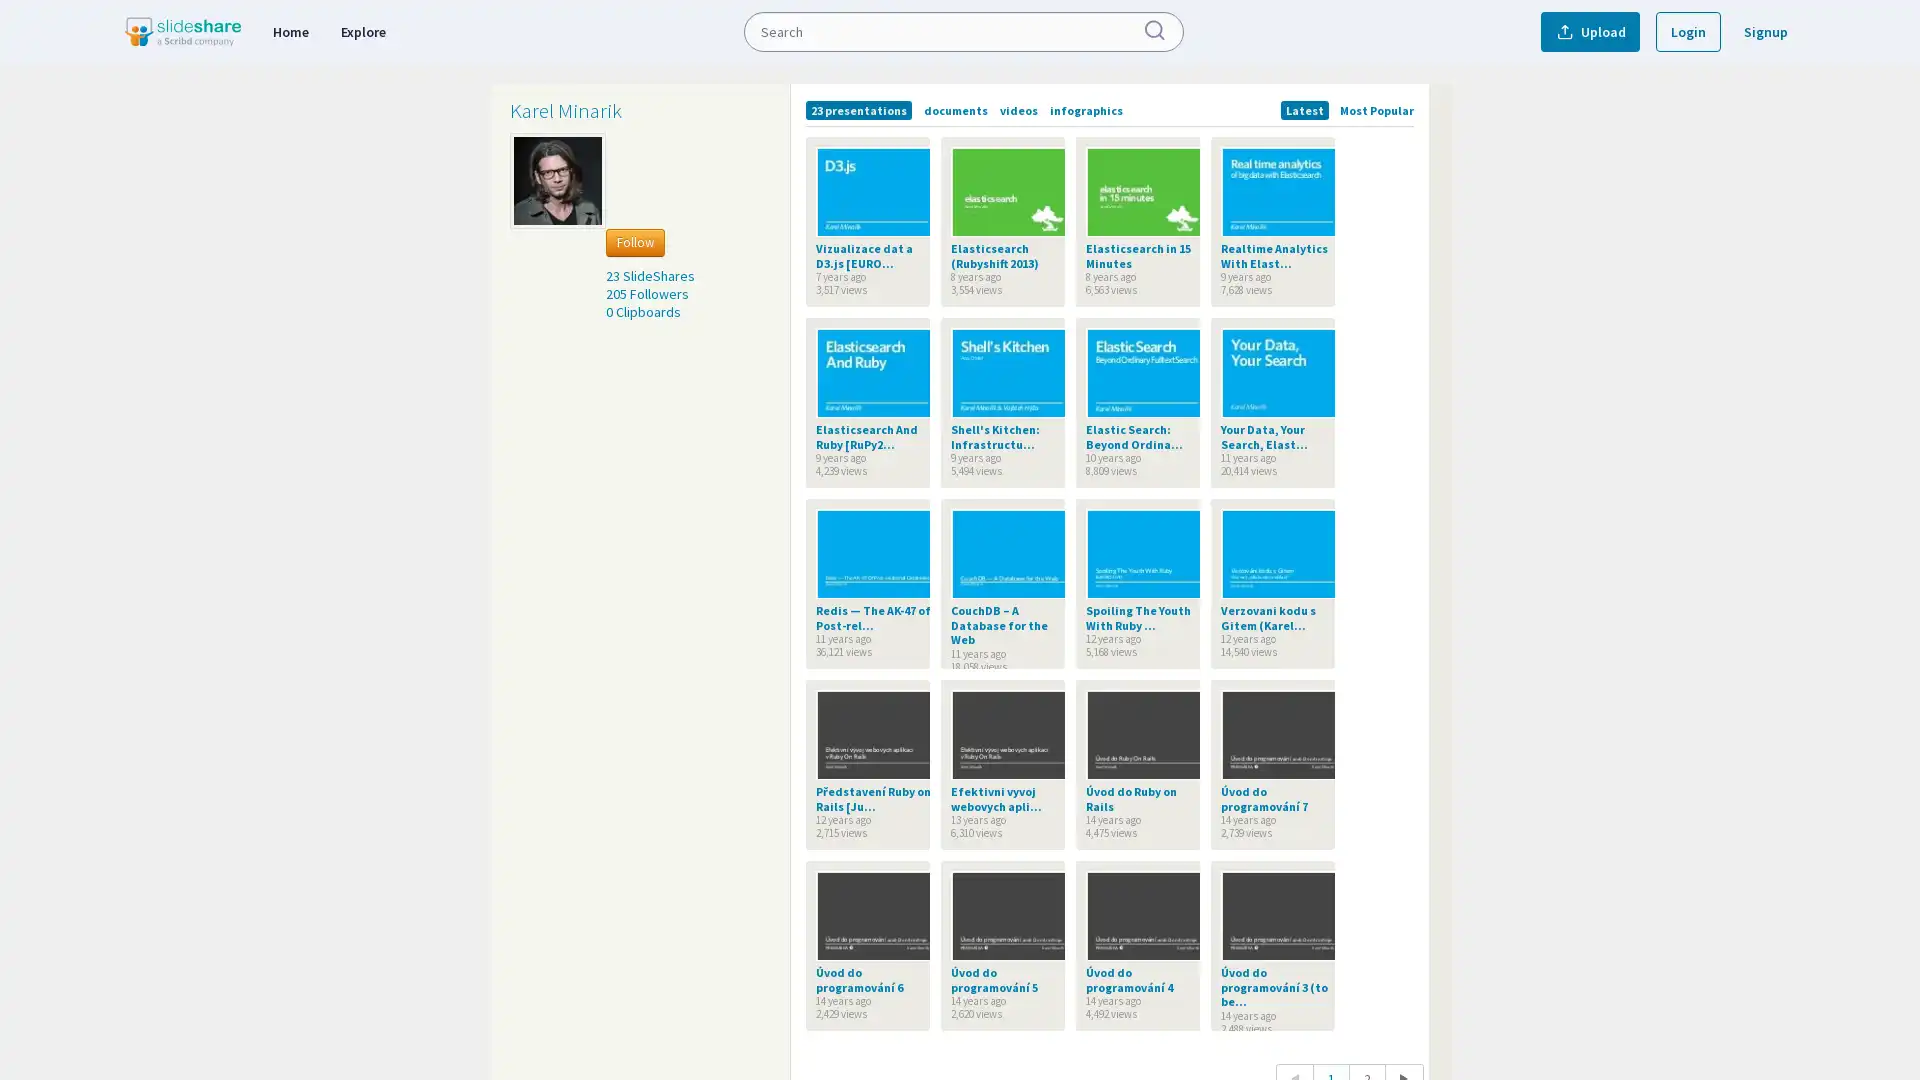  Describe the element at coordinates (1152, 30) in the screenshot. I see `Submit Search` at that location.